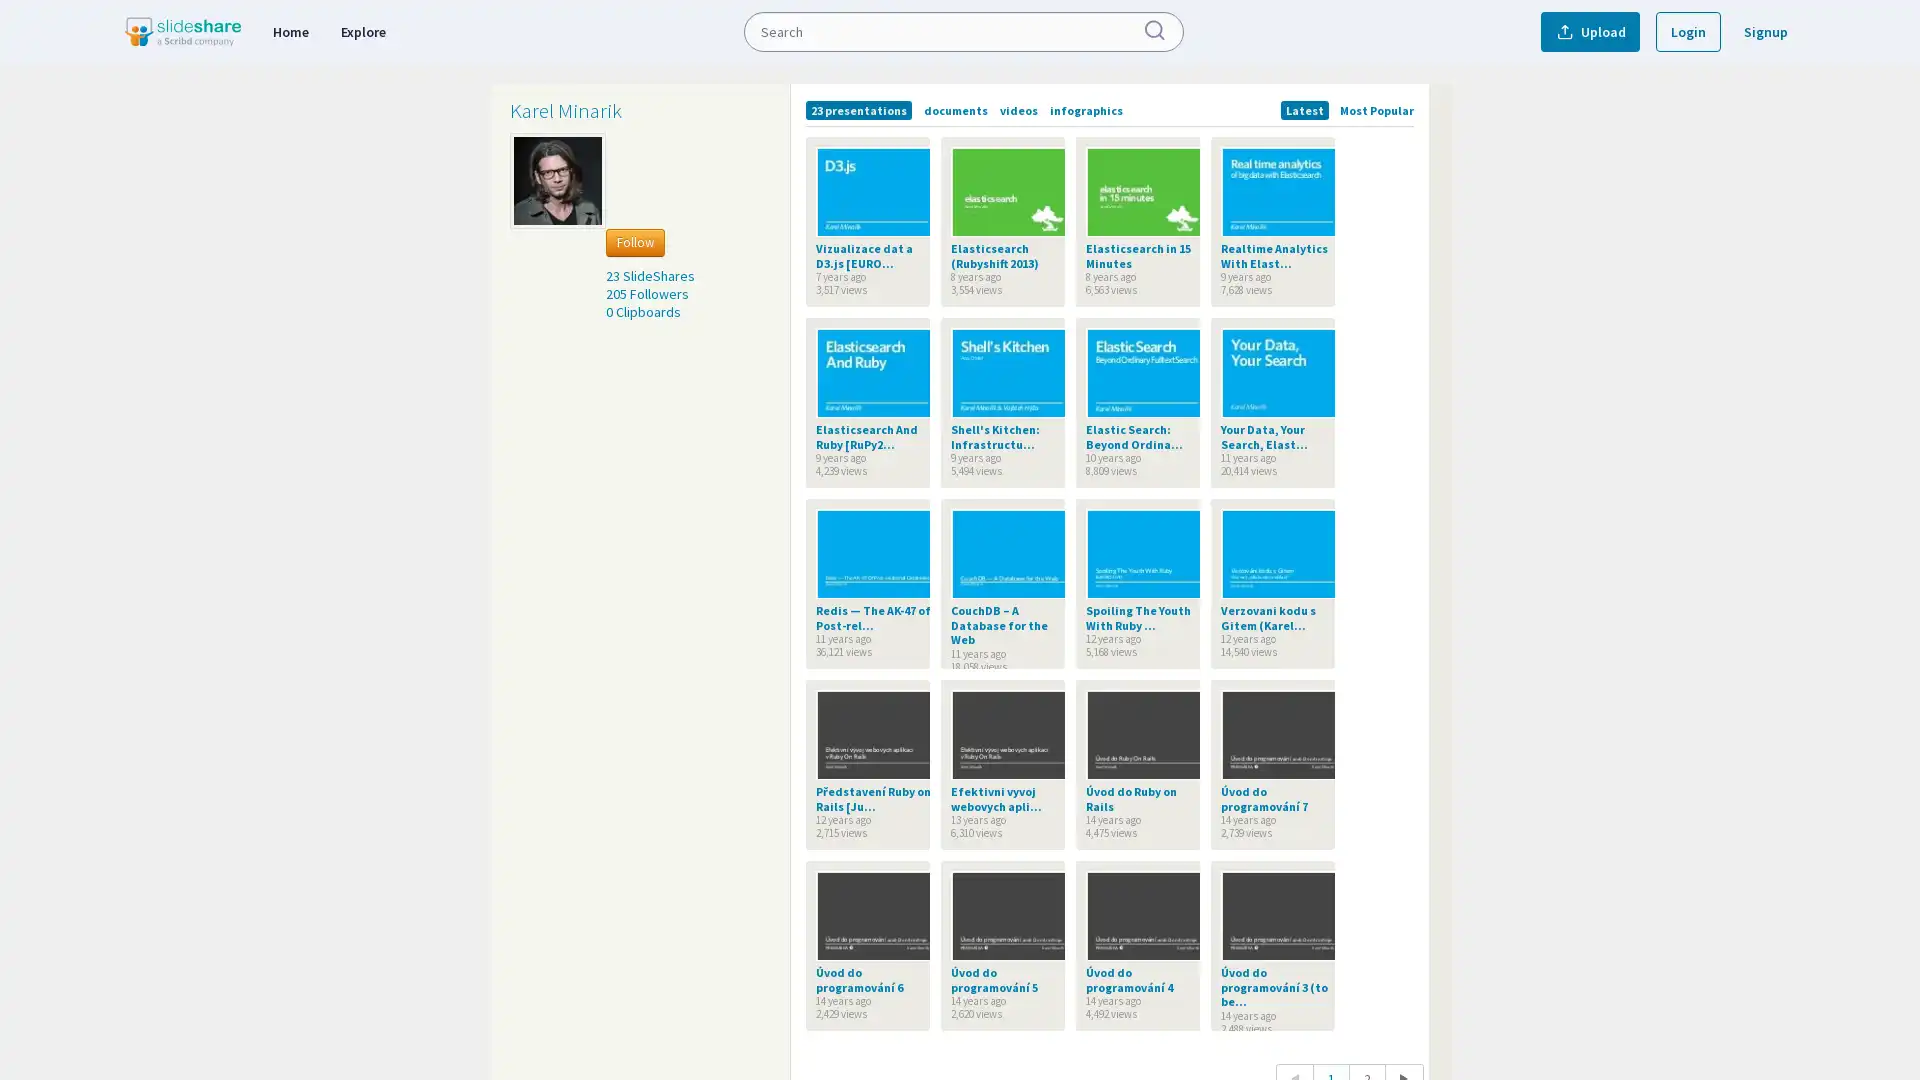  Describe the element at coordinates (1152, 30) in the screenshot. I see `Submit Search` at that location.